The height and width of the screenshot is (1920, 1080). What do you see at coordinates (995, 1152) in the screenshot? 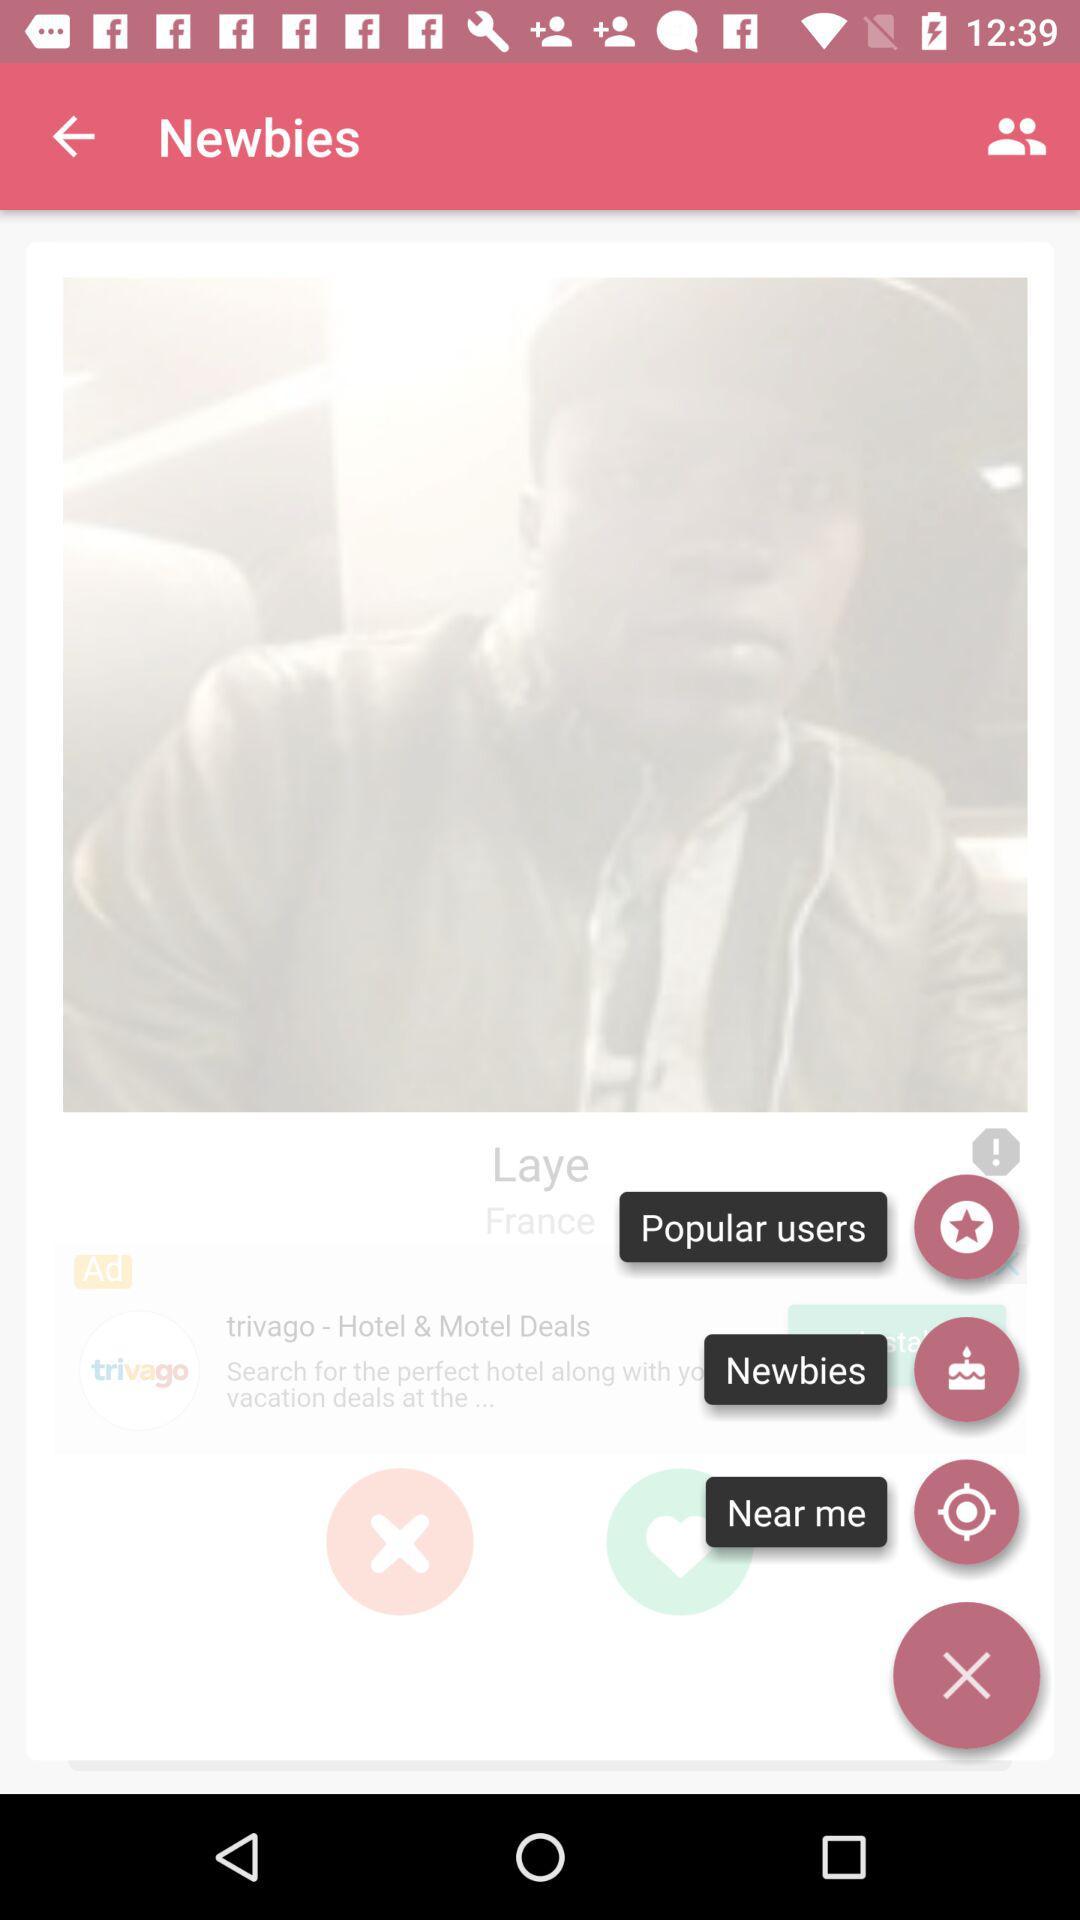
I see `the warning icon` at bounding box center [995, 1152].